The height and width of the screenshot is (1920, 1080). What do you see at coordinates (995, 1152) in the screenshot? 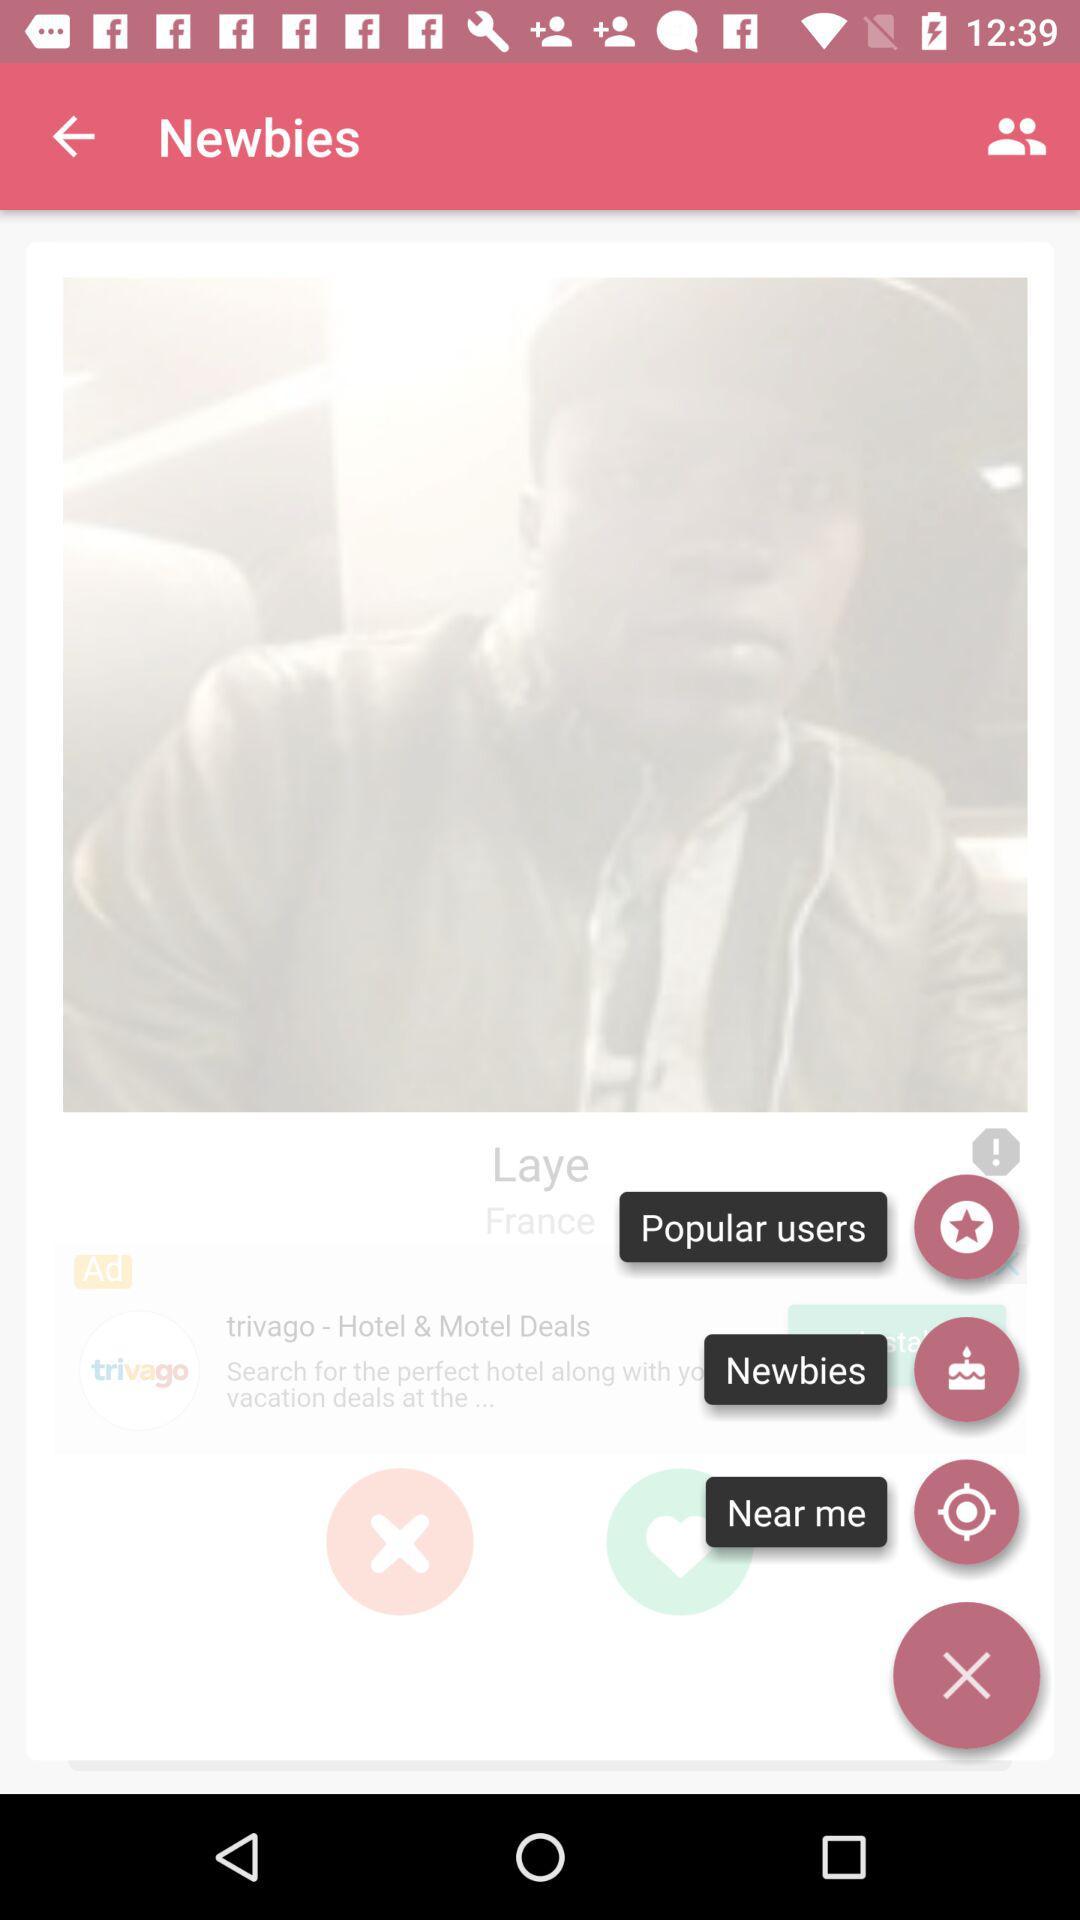
I see `the warning icon` at bounding box center [995, 1152].